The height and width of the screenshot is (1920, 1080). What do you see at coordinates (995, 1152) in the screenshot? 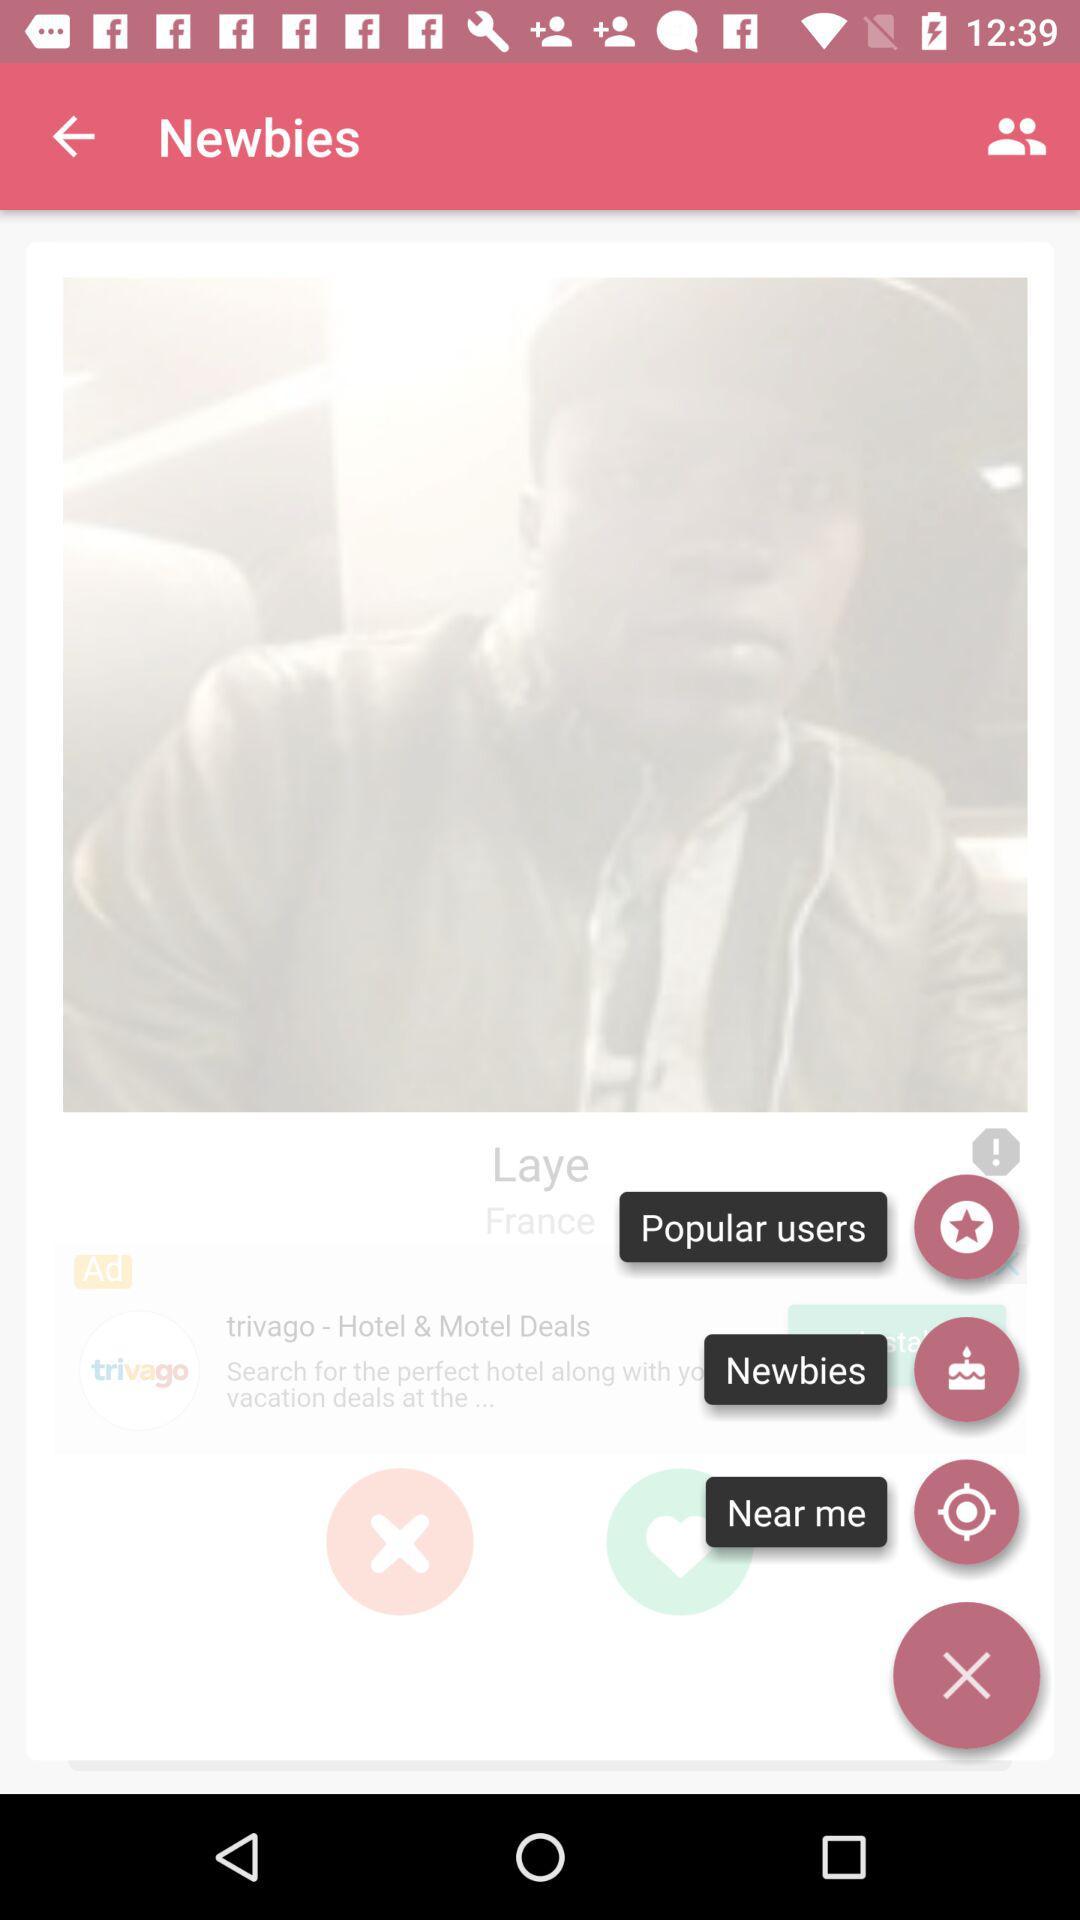
I see `the warning icon` at bounding box center [995, 1152].